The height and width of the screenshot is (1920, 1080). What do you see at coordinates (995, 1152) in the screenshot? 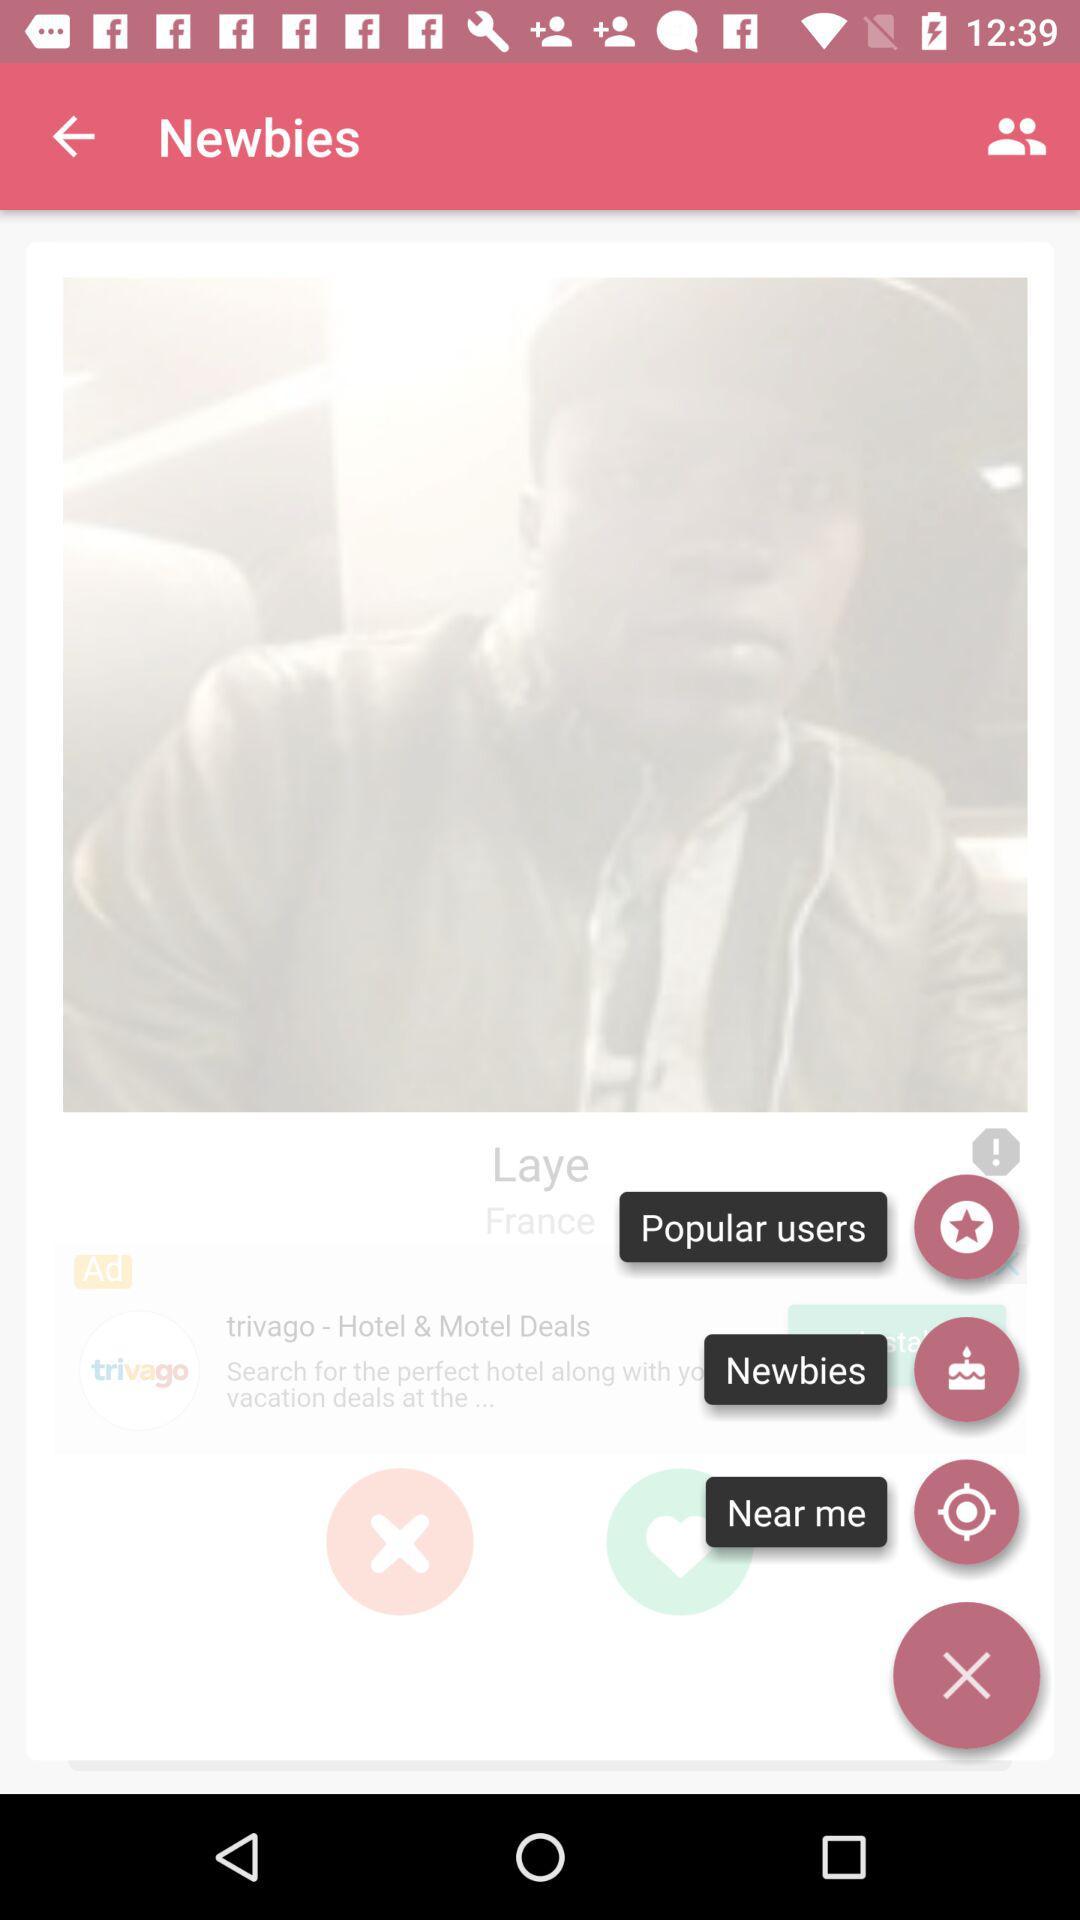
I see `the warning icon` at bounding box center [995, 1152].